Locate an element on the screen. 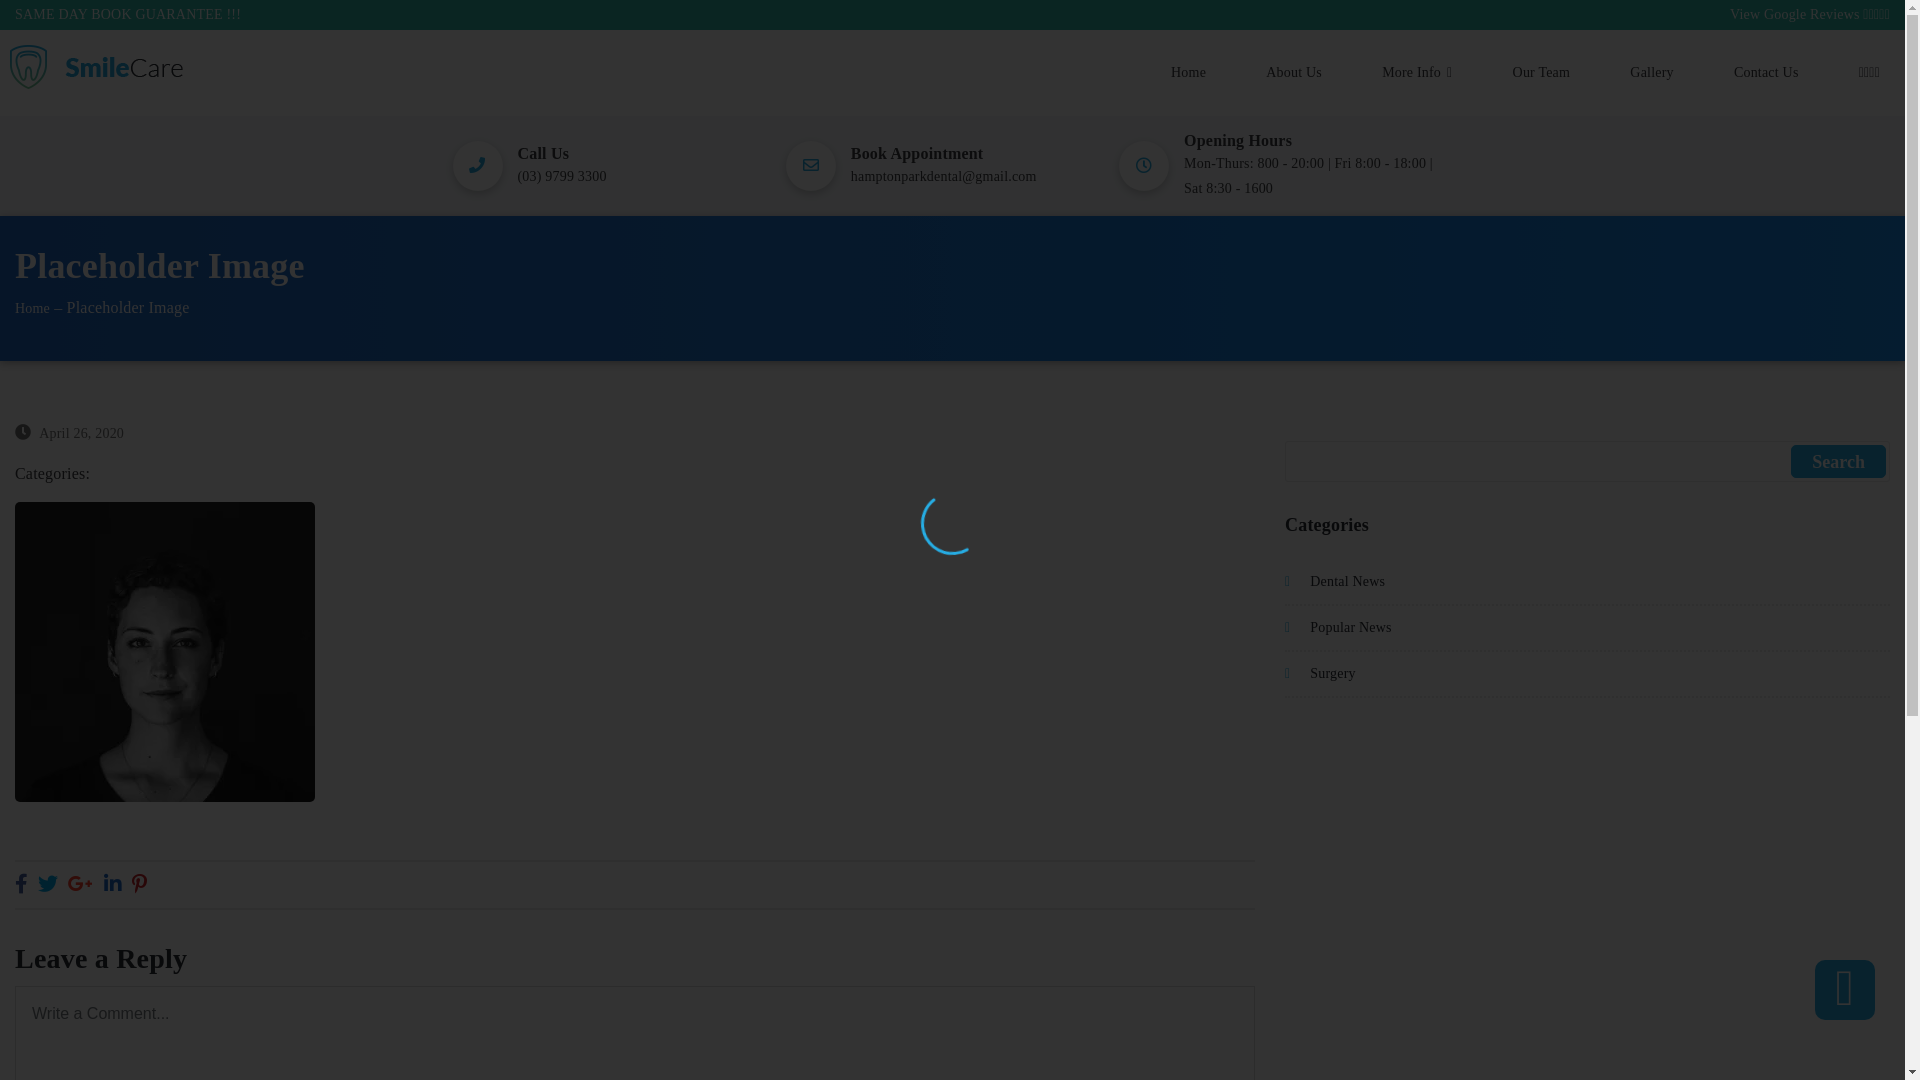  'hamptonparkdental@gmail.com' is located at coordinates (850, 175).